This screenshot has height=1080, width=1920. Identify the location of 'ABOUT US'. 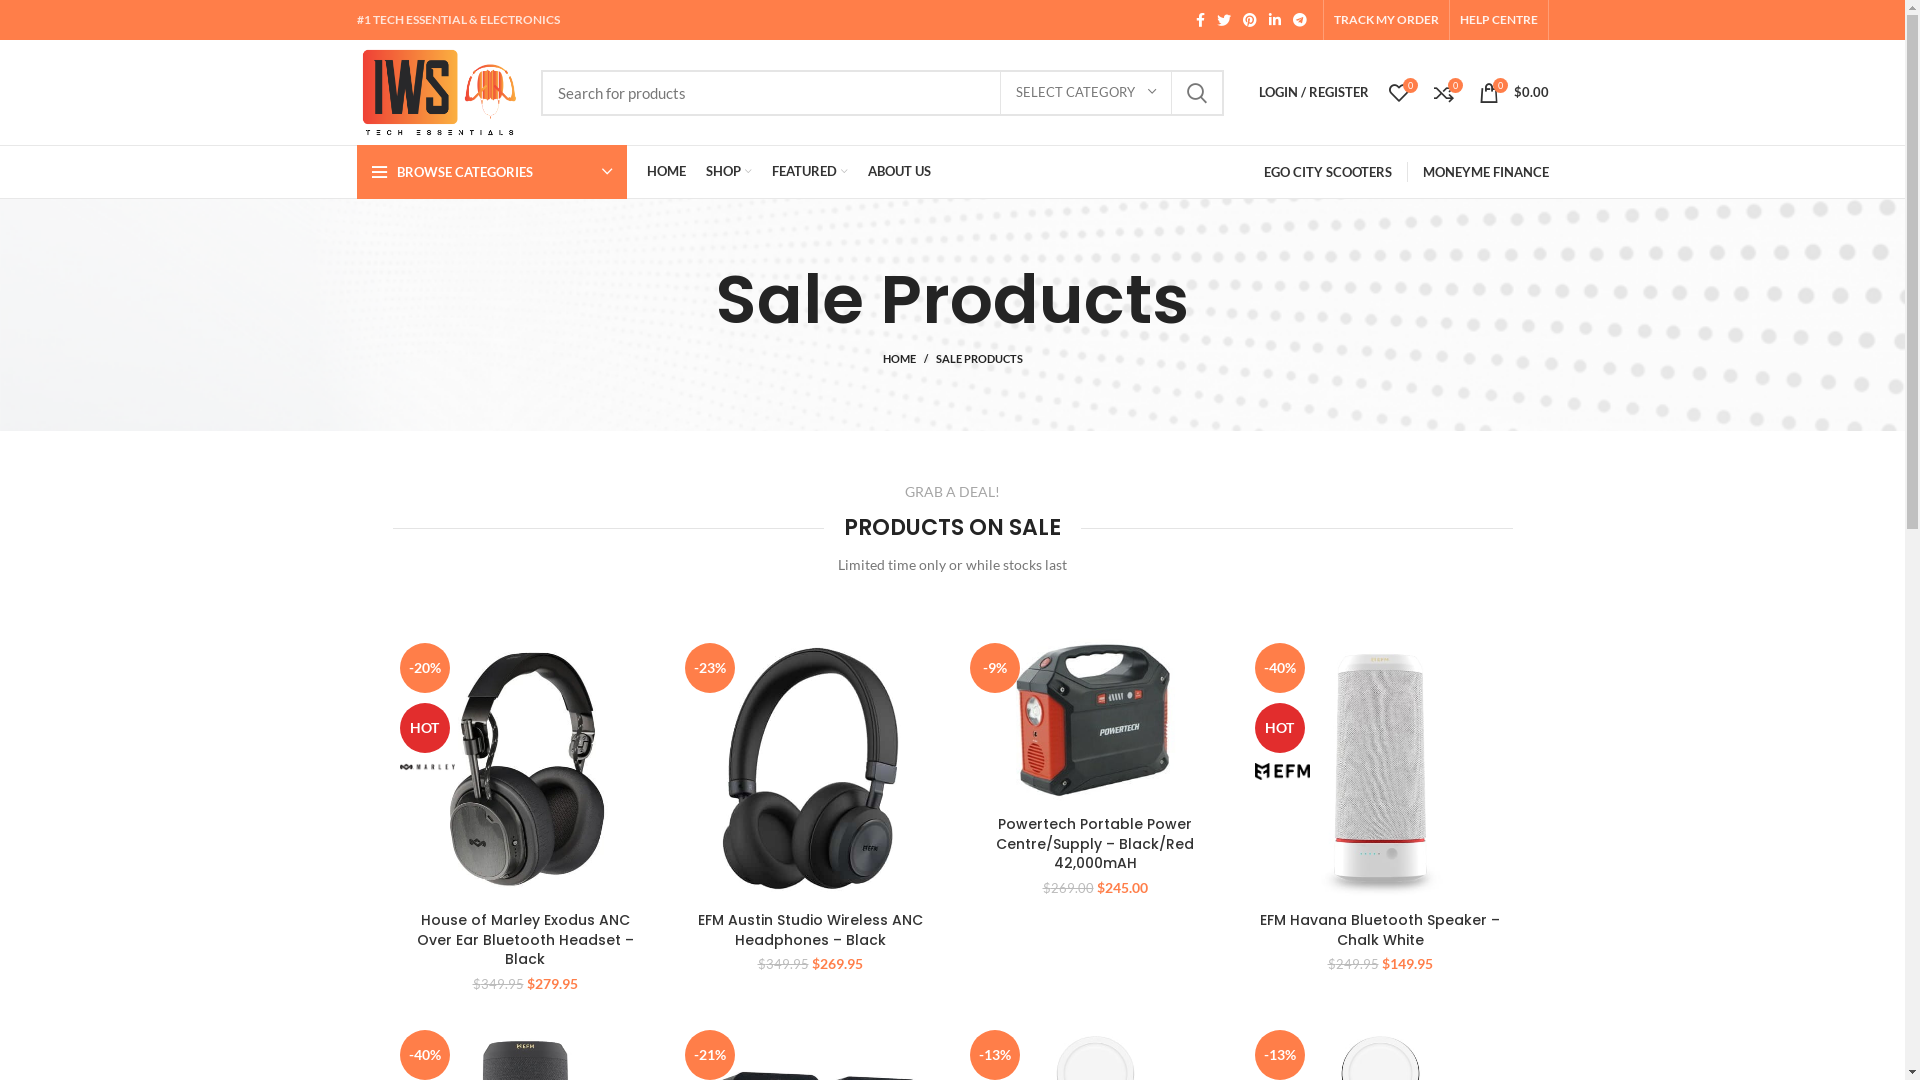
(898, 171).